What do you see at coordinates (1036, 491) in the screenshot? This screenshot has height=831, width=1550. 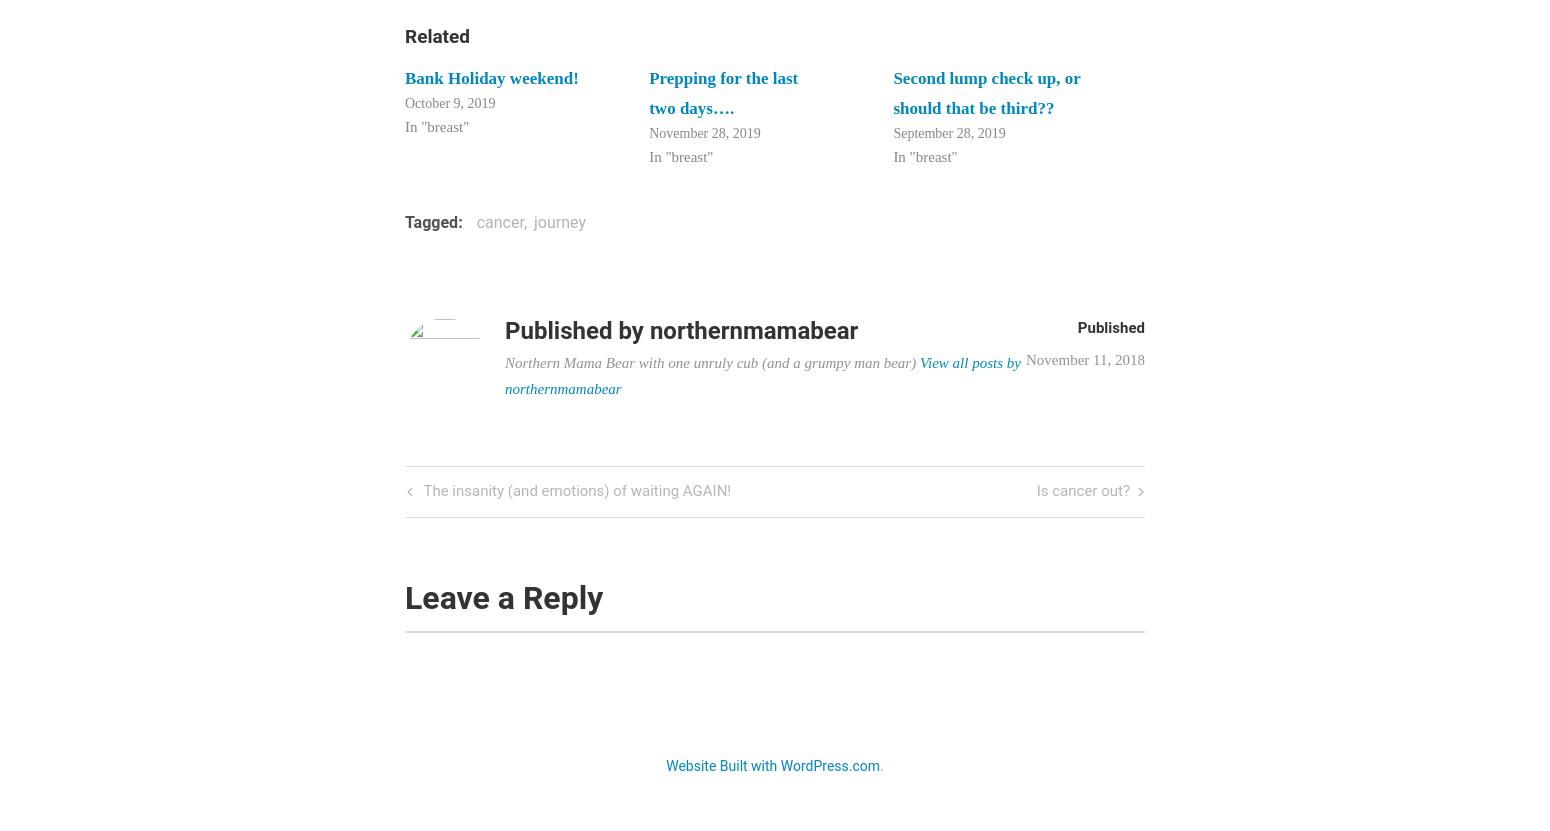 I see `'Is cancer out?'` at bounding box center [1036, 491].